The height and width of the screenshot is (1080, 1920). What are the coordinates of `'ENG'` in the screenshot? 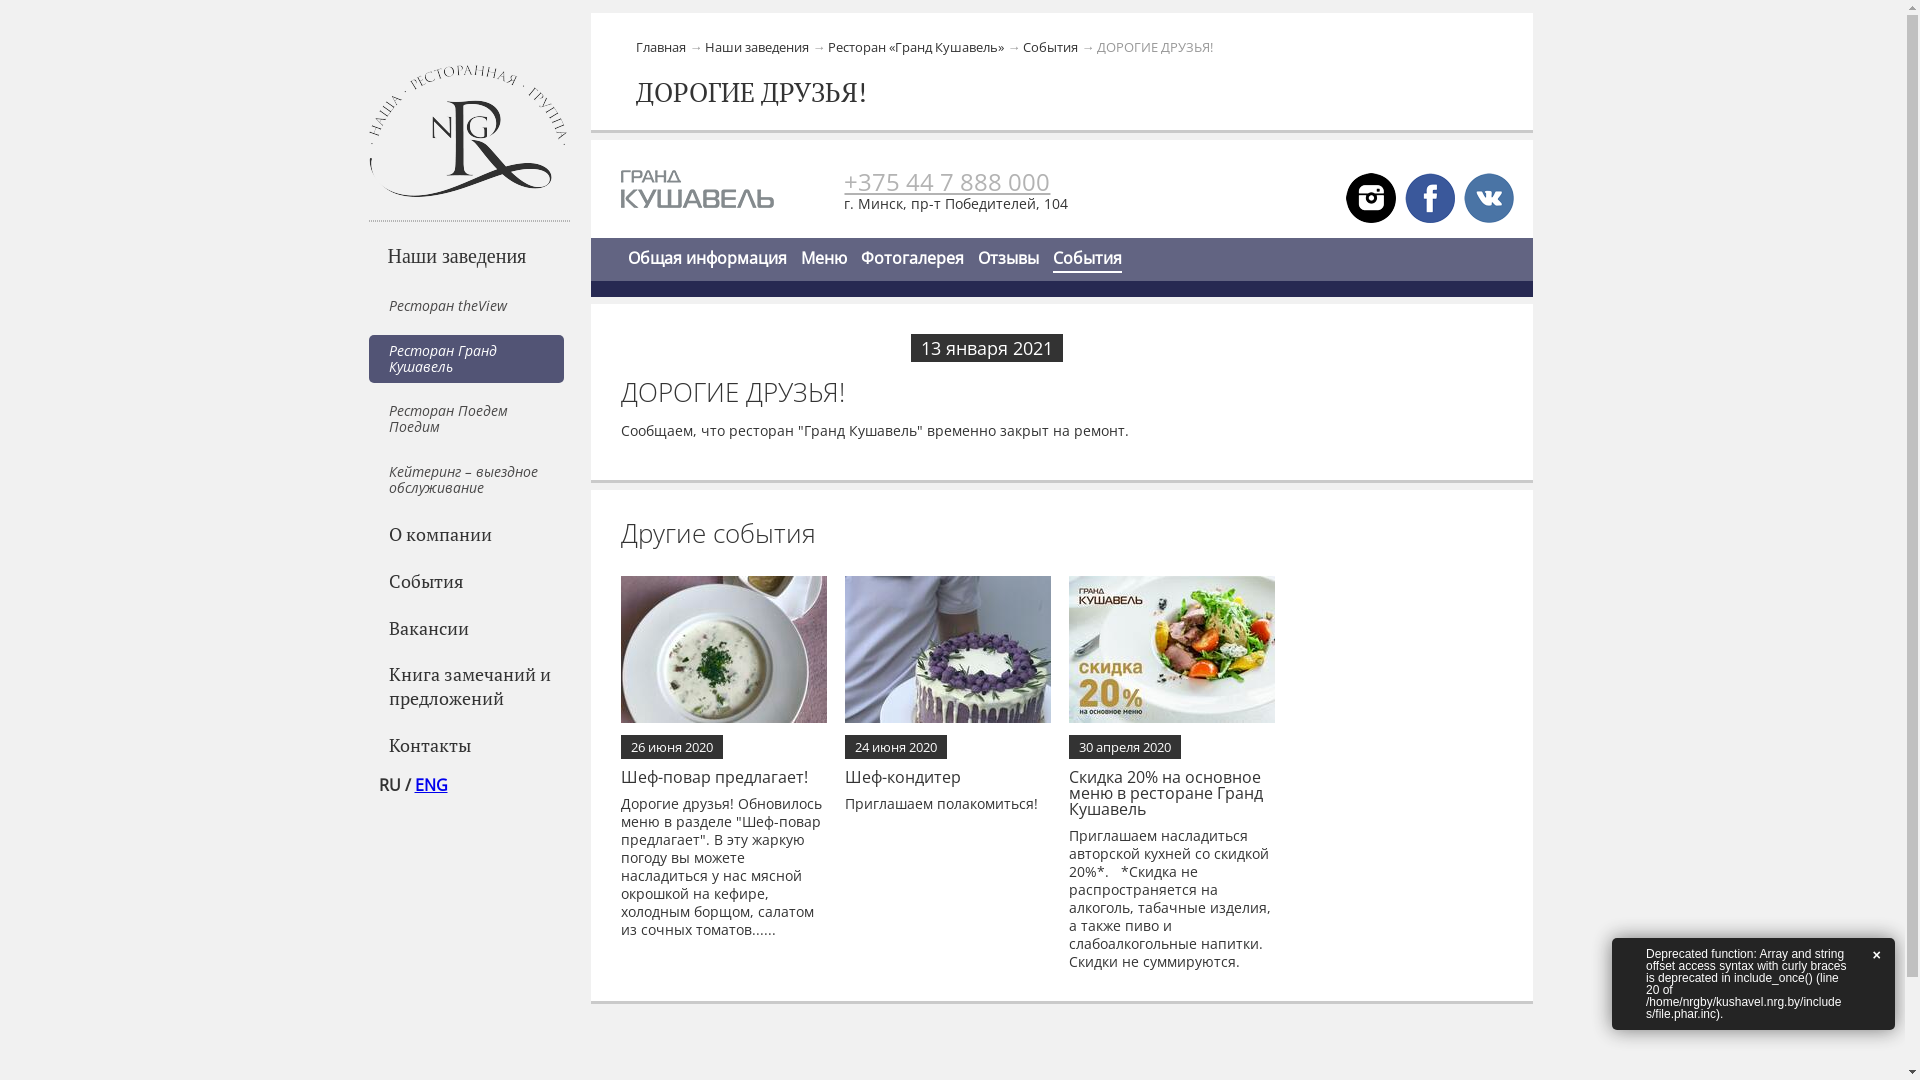 It's located at (429, 784).